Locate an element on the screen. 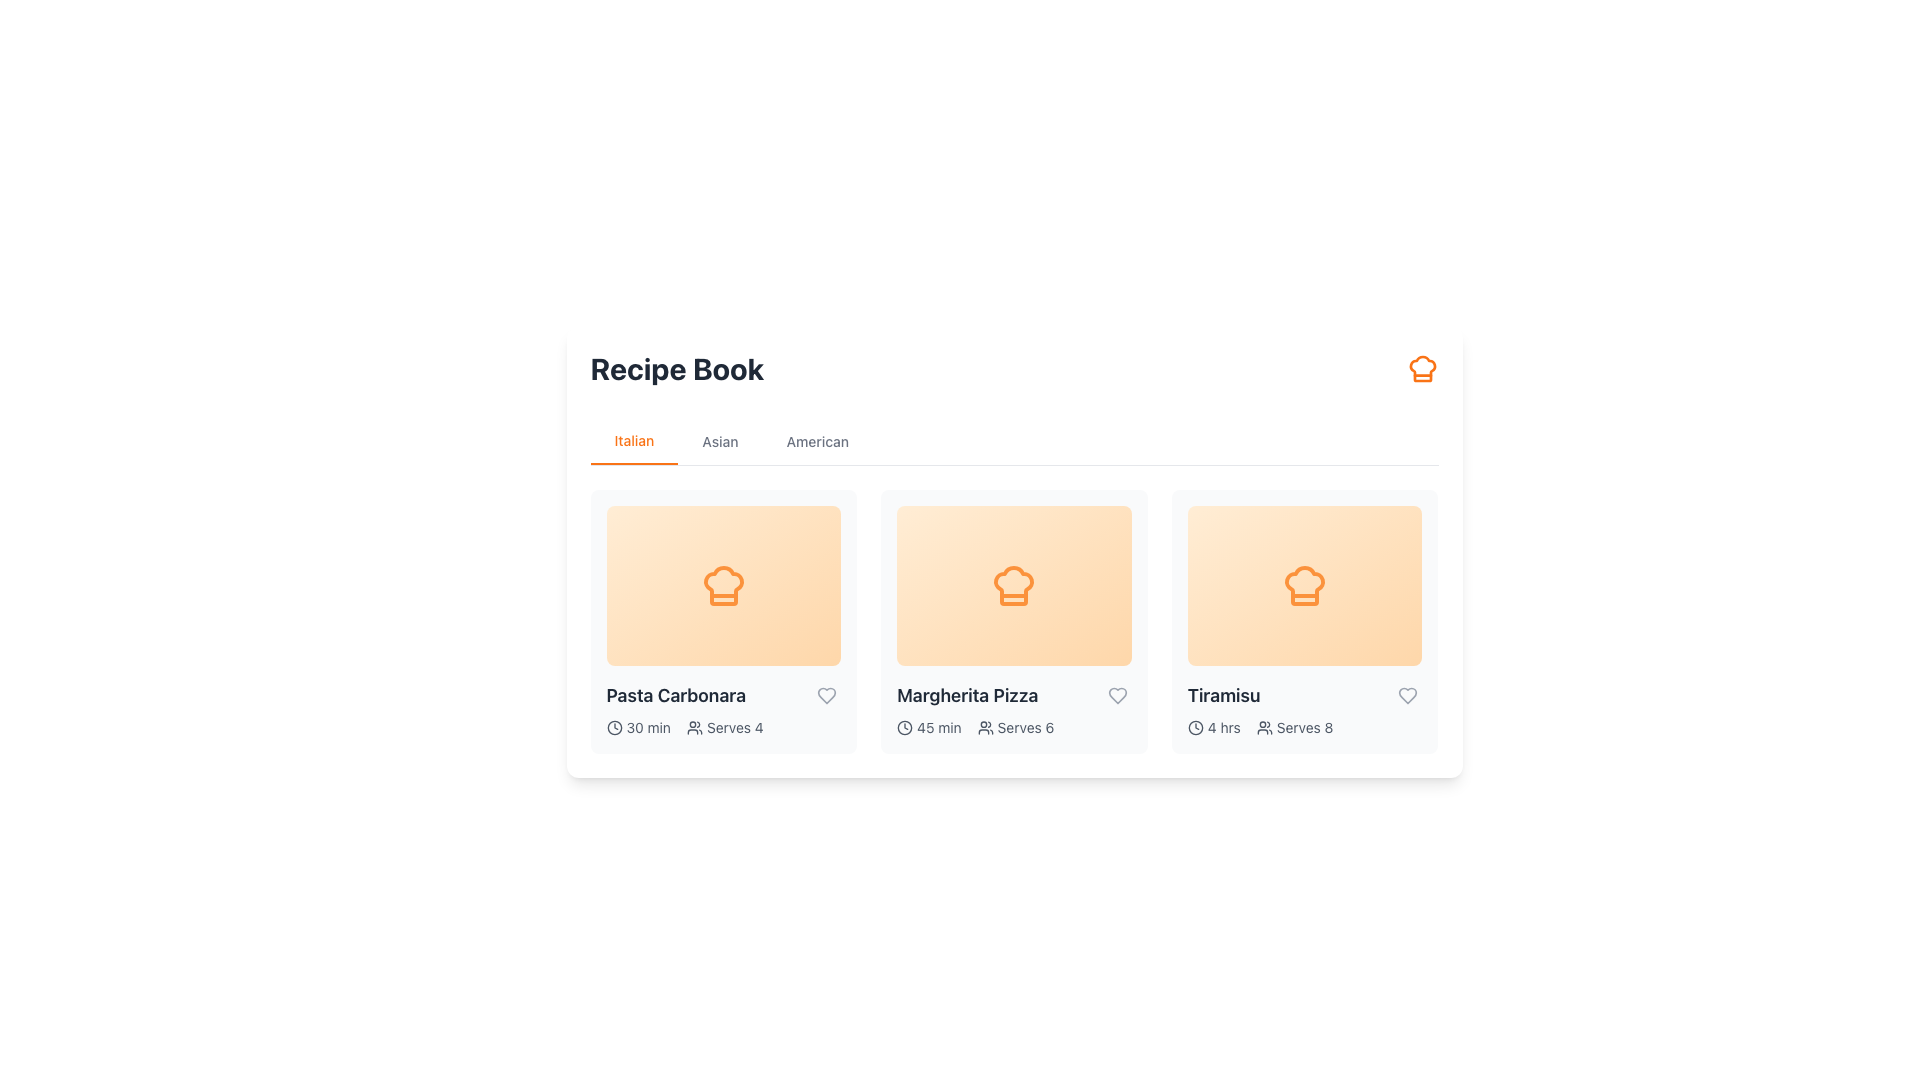  the serving size icon for the 'Tiramisu' dish, which is located to the left of the 'Serves 8' text in the lower section of the card is located at coordinates (1263, 728).